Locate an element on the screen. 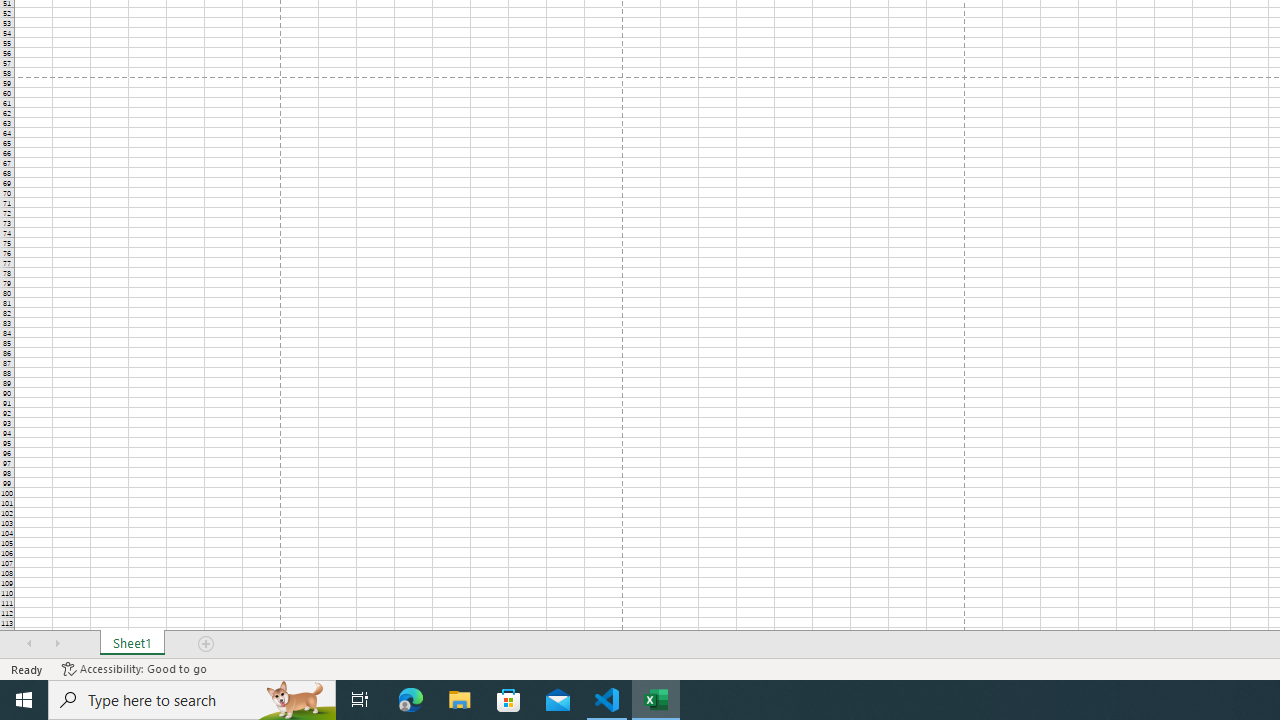  'Accessibility Checker Accessibility: Good to go' is located at coordinates (133, 669).